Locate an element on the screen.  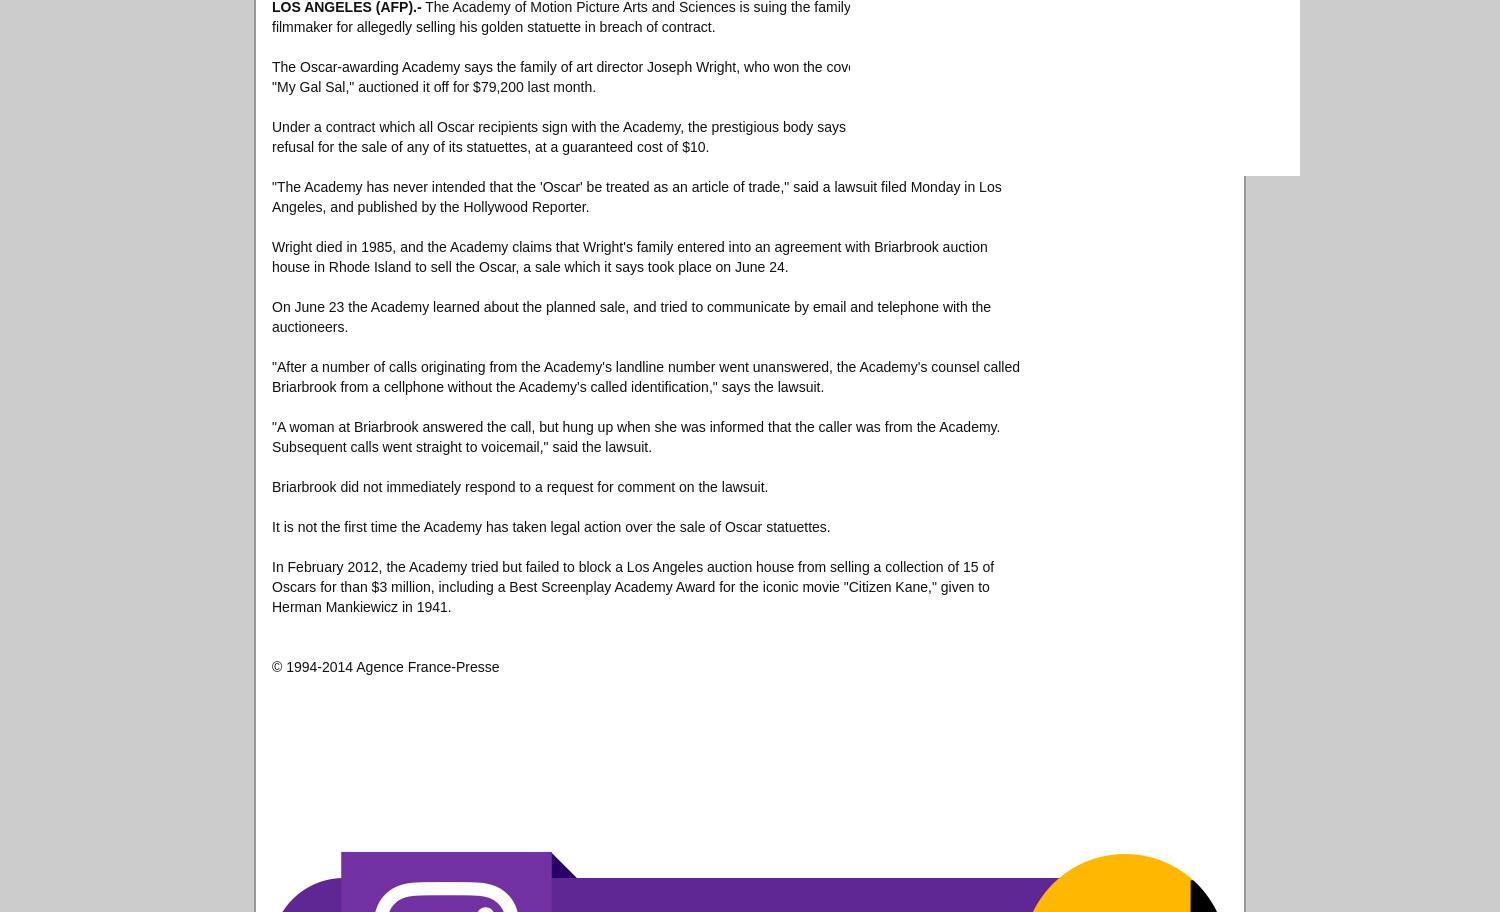
'In February 2012, the Academy tried but failed to block a Los Angeles auction house from selling a collection of 15 of Oscars for than $3 million, including a Best Screenplay Academy Award for the iconic movie "Citizen Kane," given to Herman Mankiewicz in 1941.' is located at coordinates (633, 584).